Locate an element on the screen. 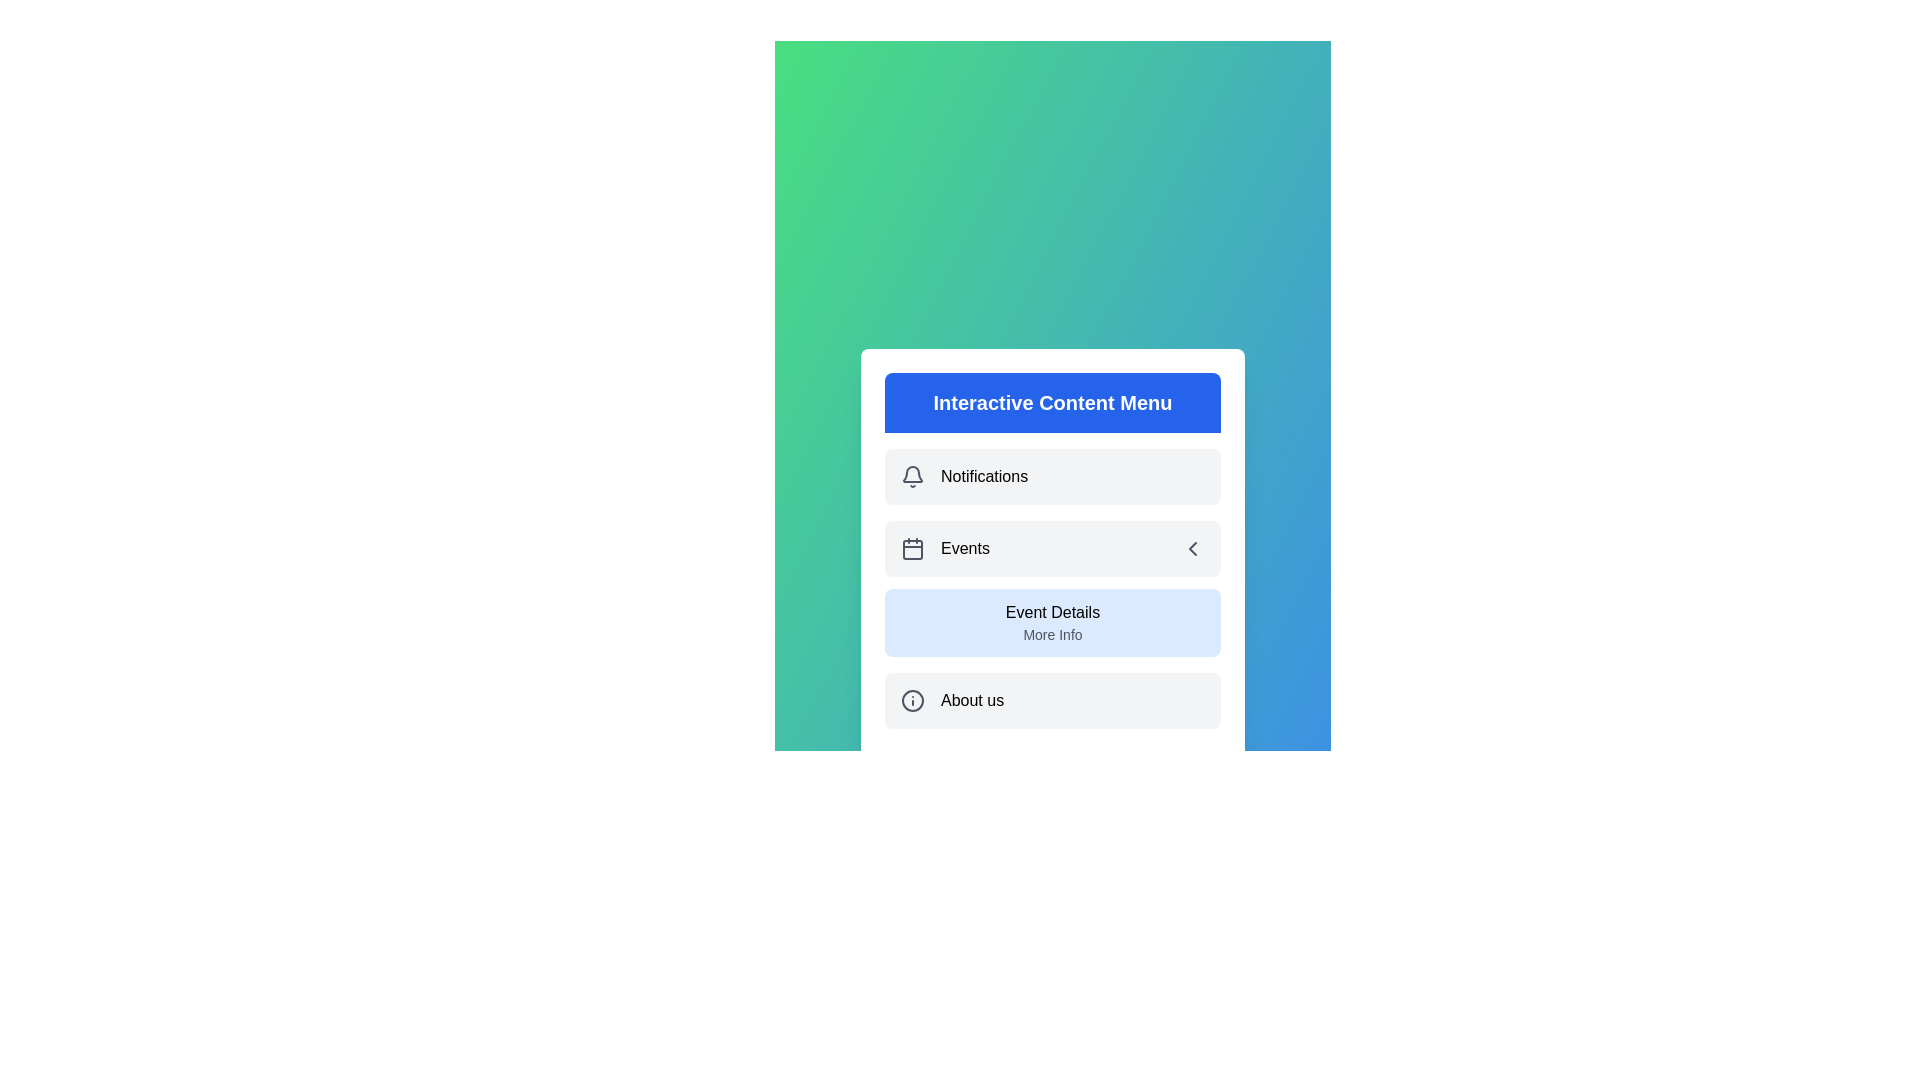 This screenshot has width=1920, height=1080. the menu item About us is located at coordinates (1051, 700).